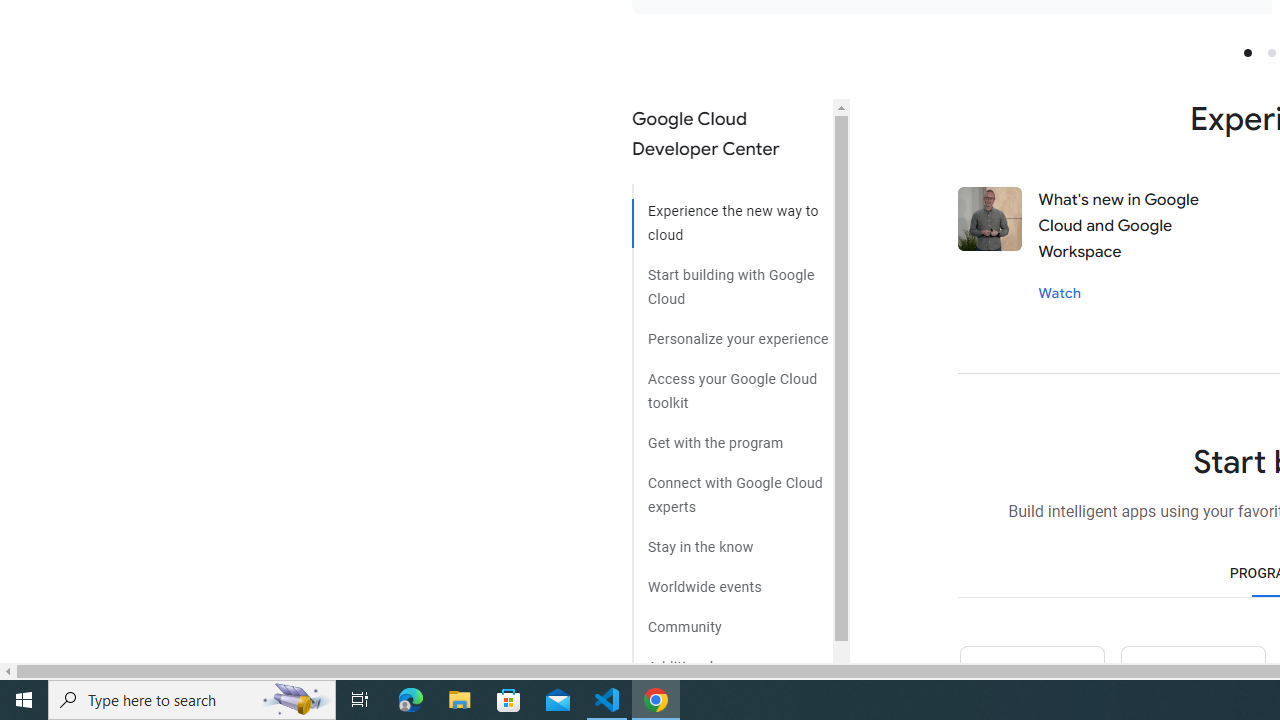  Describe the element at coordinates (1058, 292) in the screenshot. I see `'Watch'` at that location.